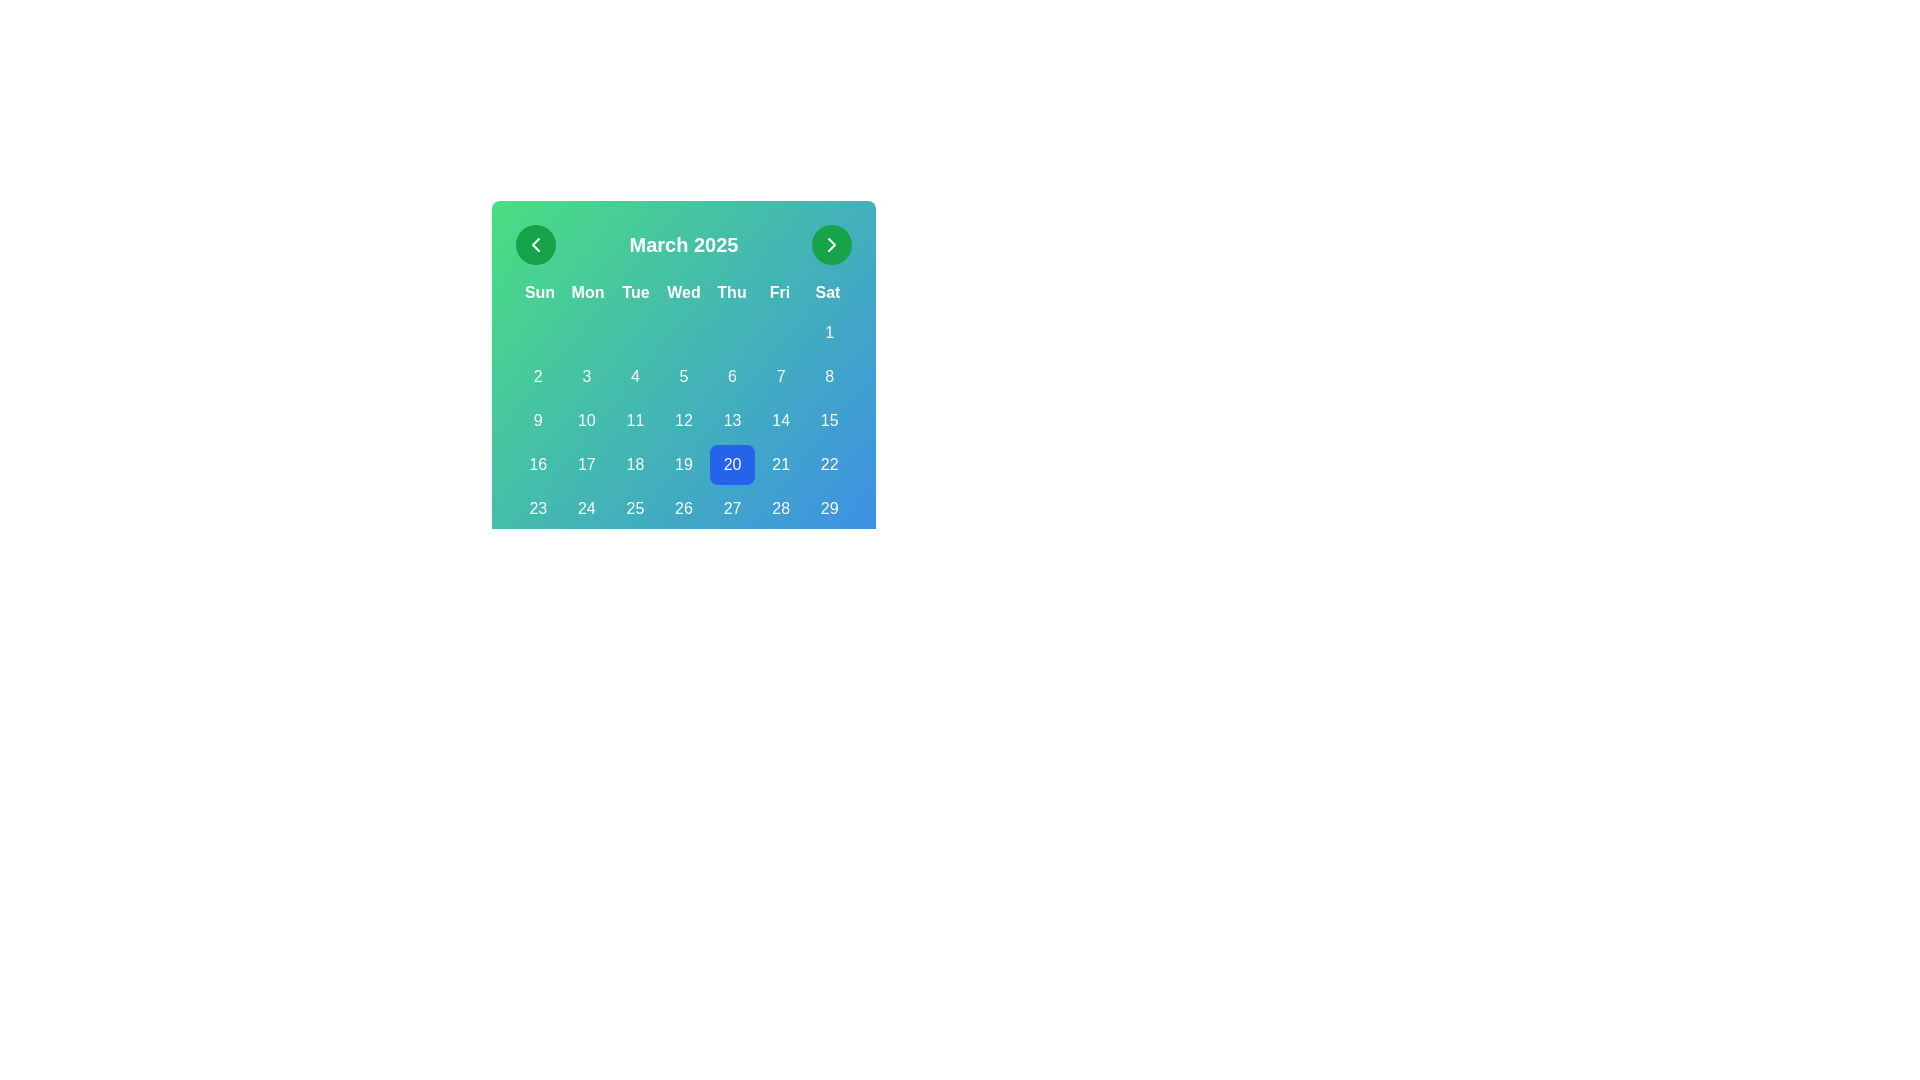  What do you see at coordinates (778, 293) in the screenshot?
I see `the text label representing 'Fri', which is the abbreviation for Friday, located between 'Thu' and 'Sat' in the calendar interface` at bounding box center [778, 293].